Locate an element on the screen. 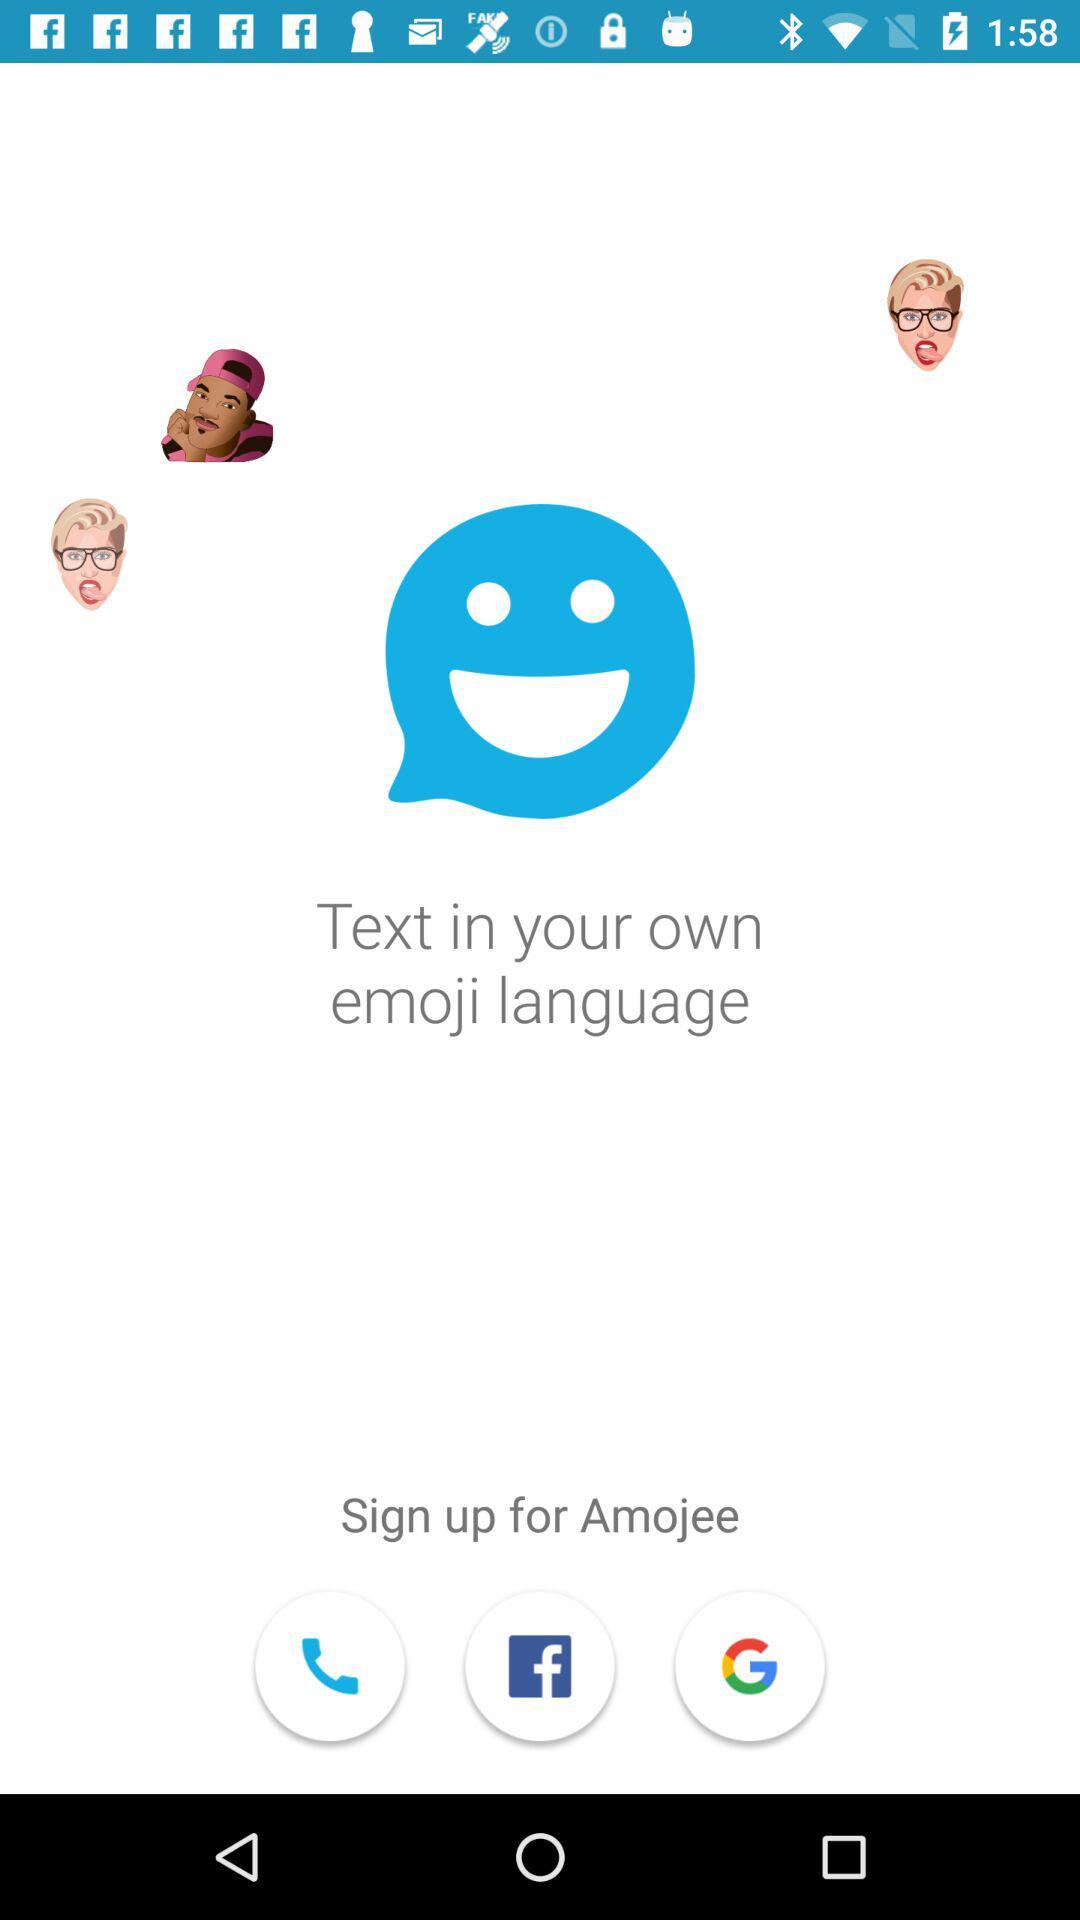 Image resolution: width=1080 pixels, height=1920 pixels. the facebook icon is located at coordinates (540, 1669).